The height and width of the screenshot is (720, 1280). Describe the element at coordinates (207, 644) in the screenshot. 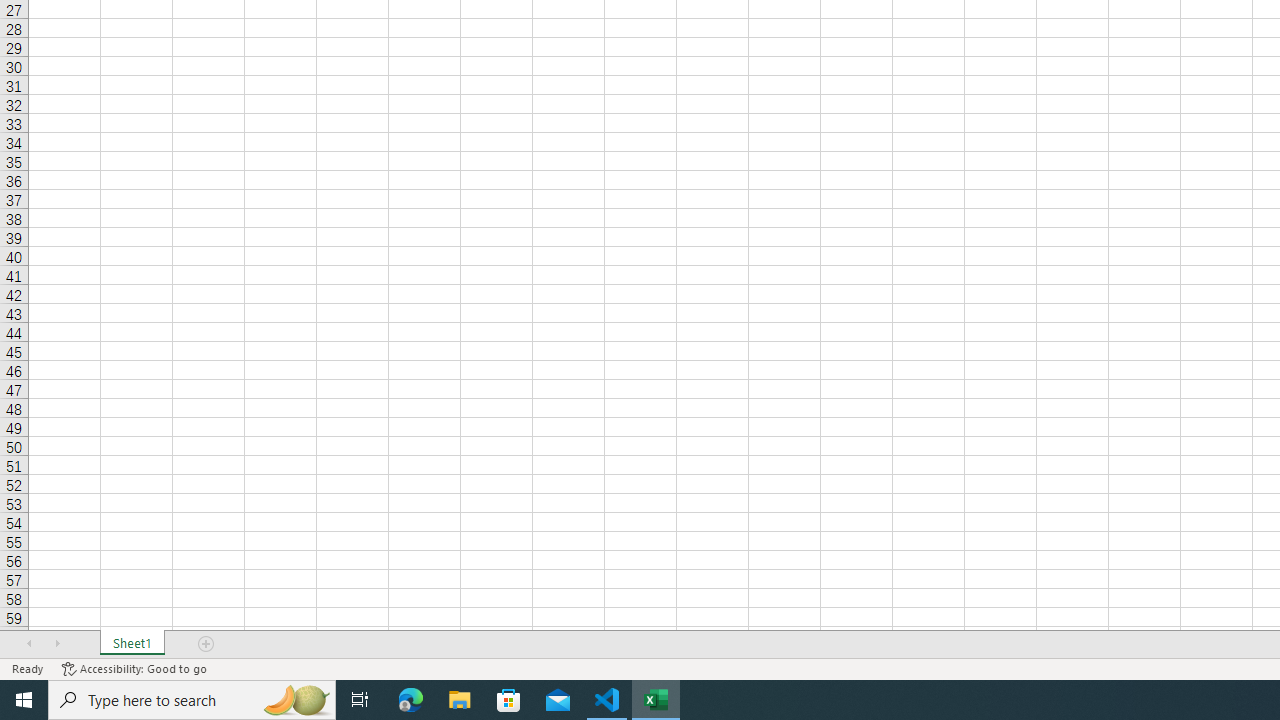

I see `'Add Sheet'` at that location.